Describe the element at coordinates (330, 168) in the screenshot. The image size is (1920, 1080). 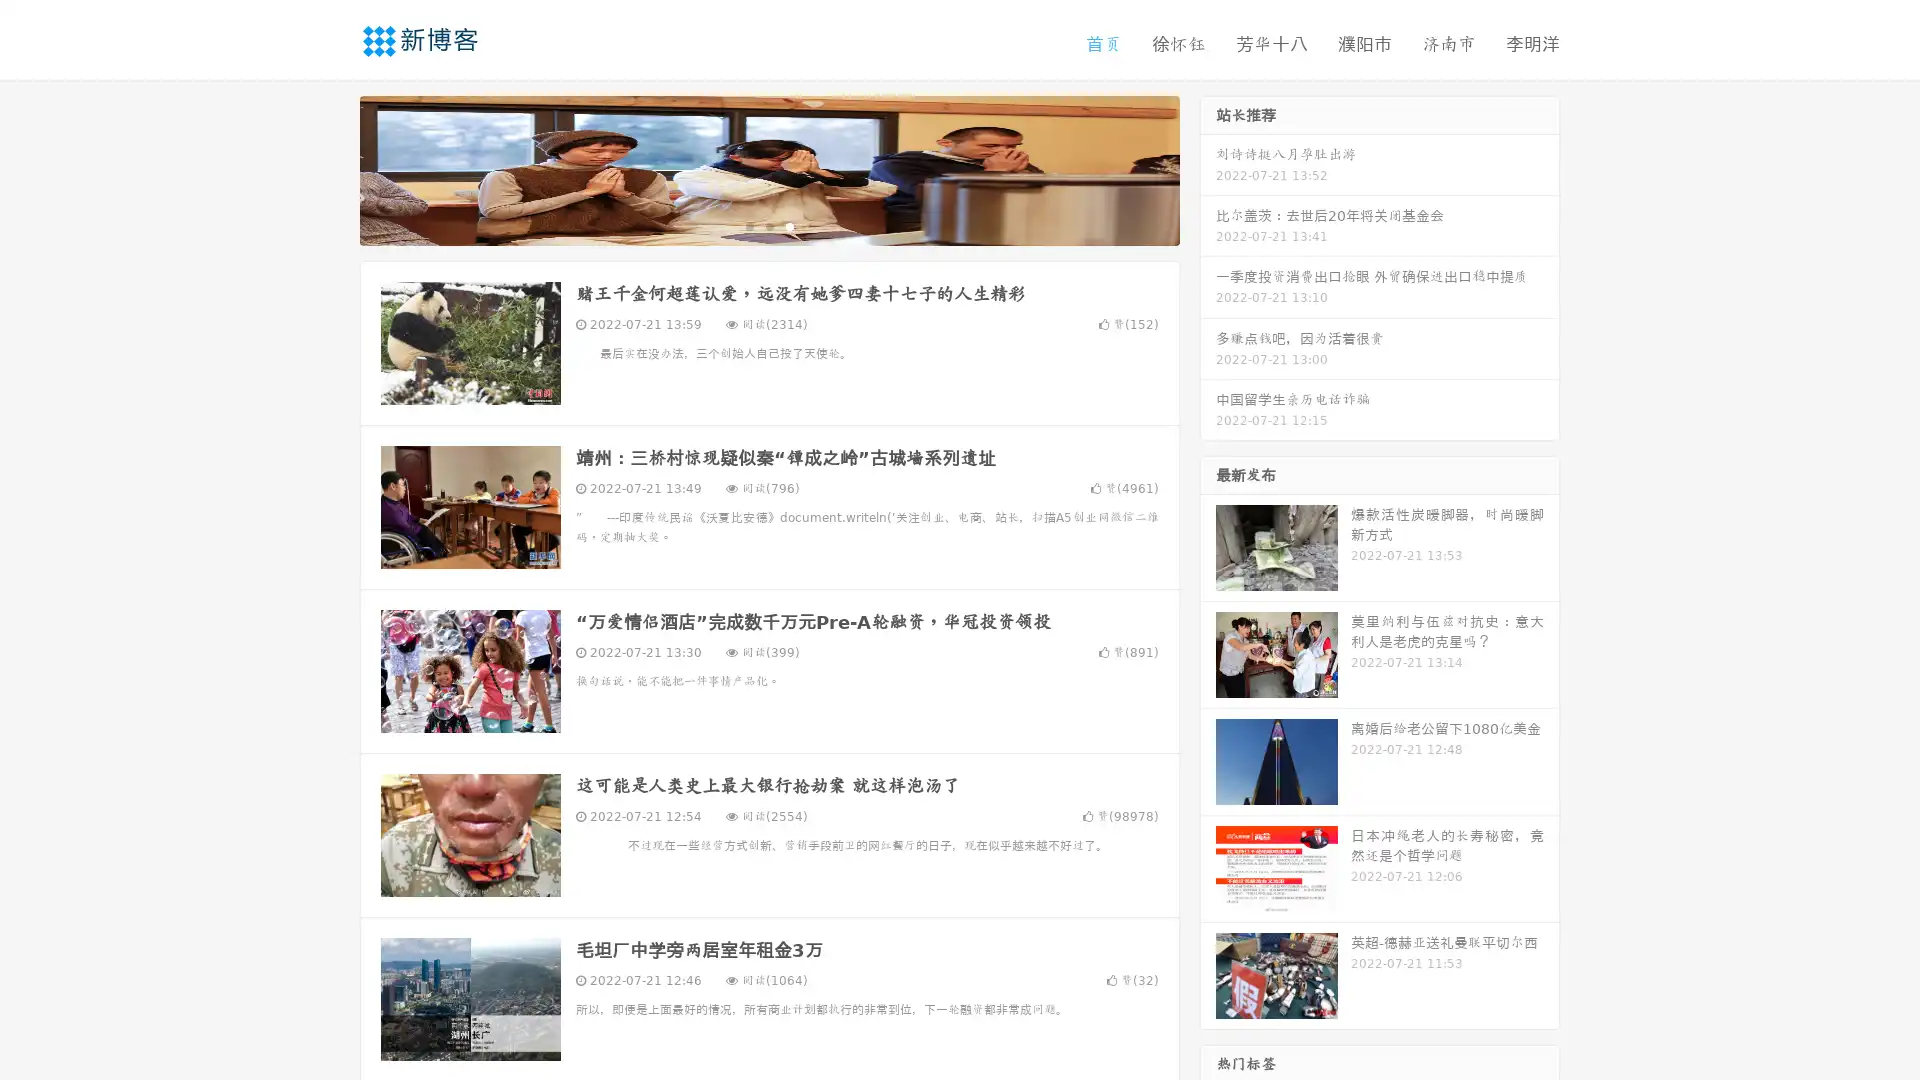
I see `Previous slide` at that location.